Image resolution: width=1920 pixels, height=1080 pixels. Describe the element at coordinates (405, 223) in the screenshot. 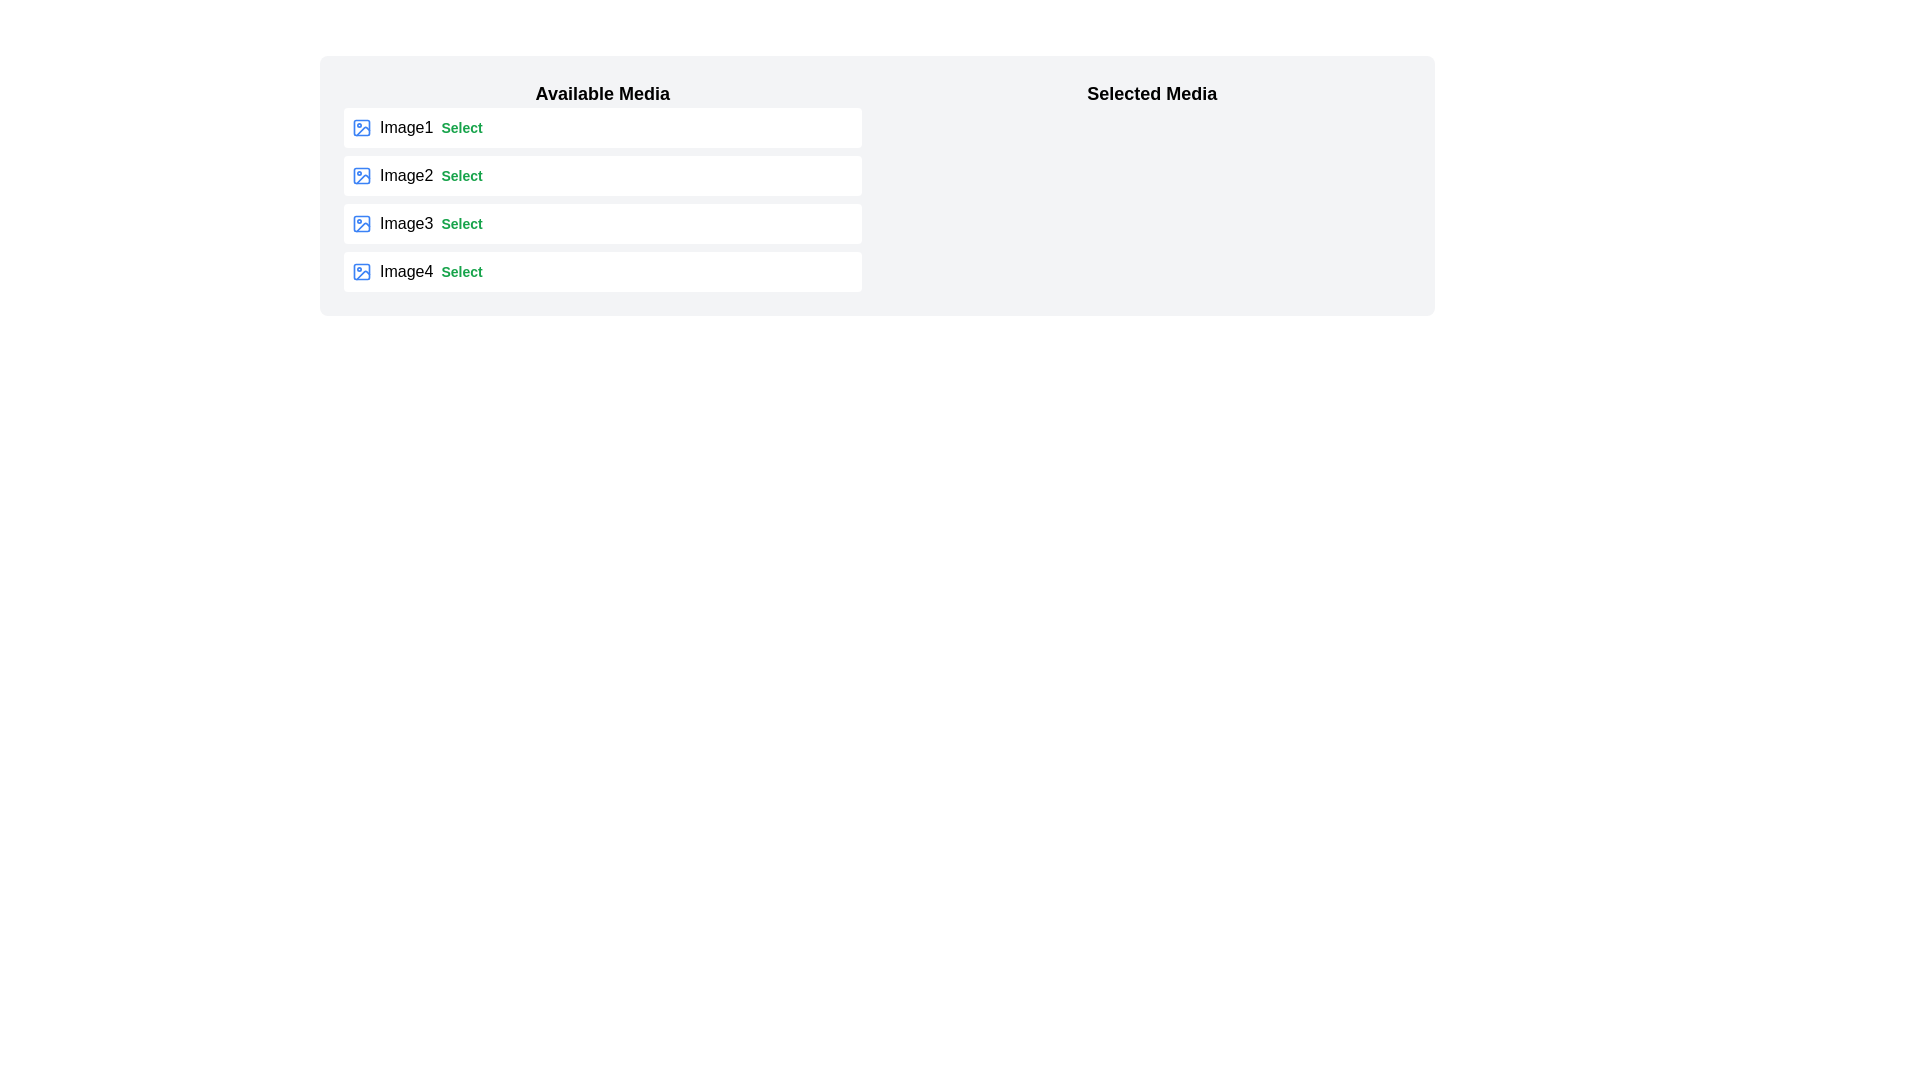

I see `text displayed on the label 'Image3' located in the third row of the 'Available Media' section` at that location.